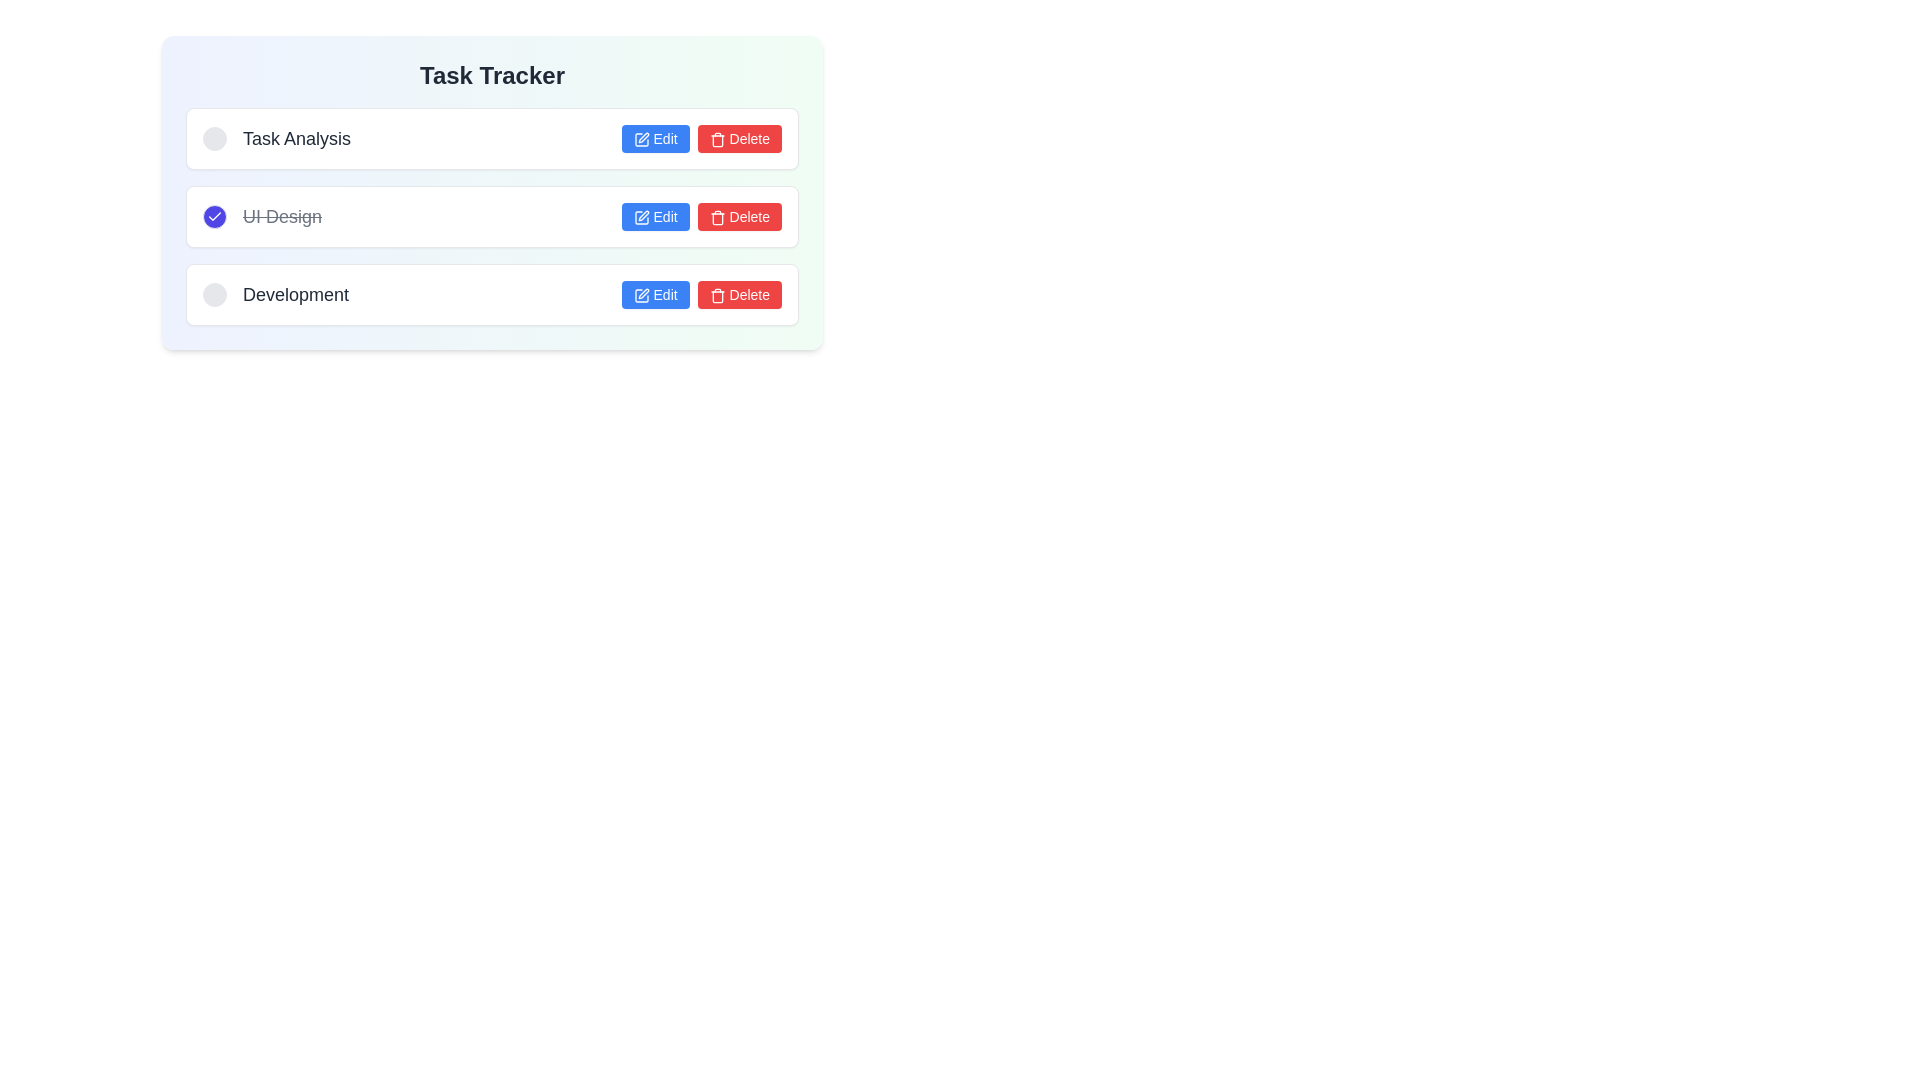  I want to click on the trash icon located inside the red 'Delete' button on the right-hand side of the task list entry labeled 'UI Design', so click(717, 139).